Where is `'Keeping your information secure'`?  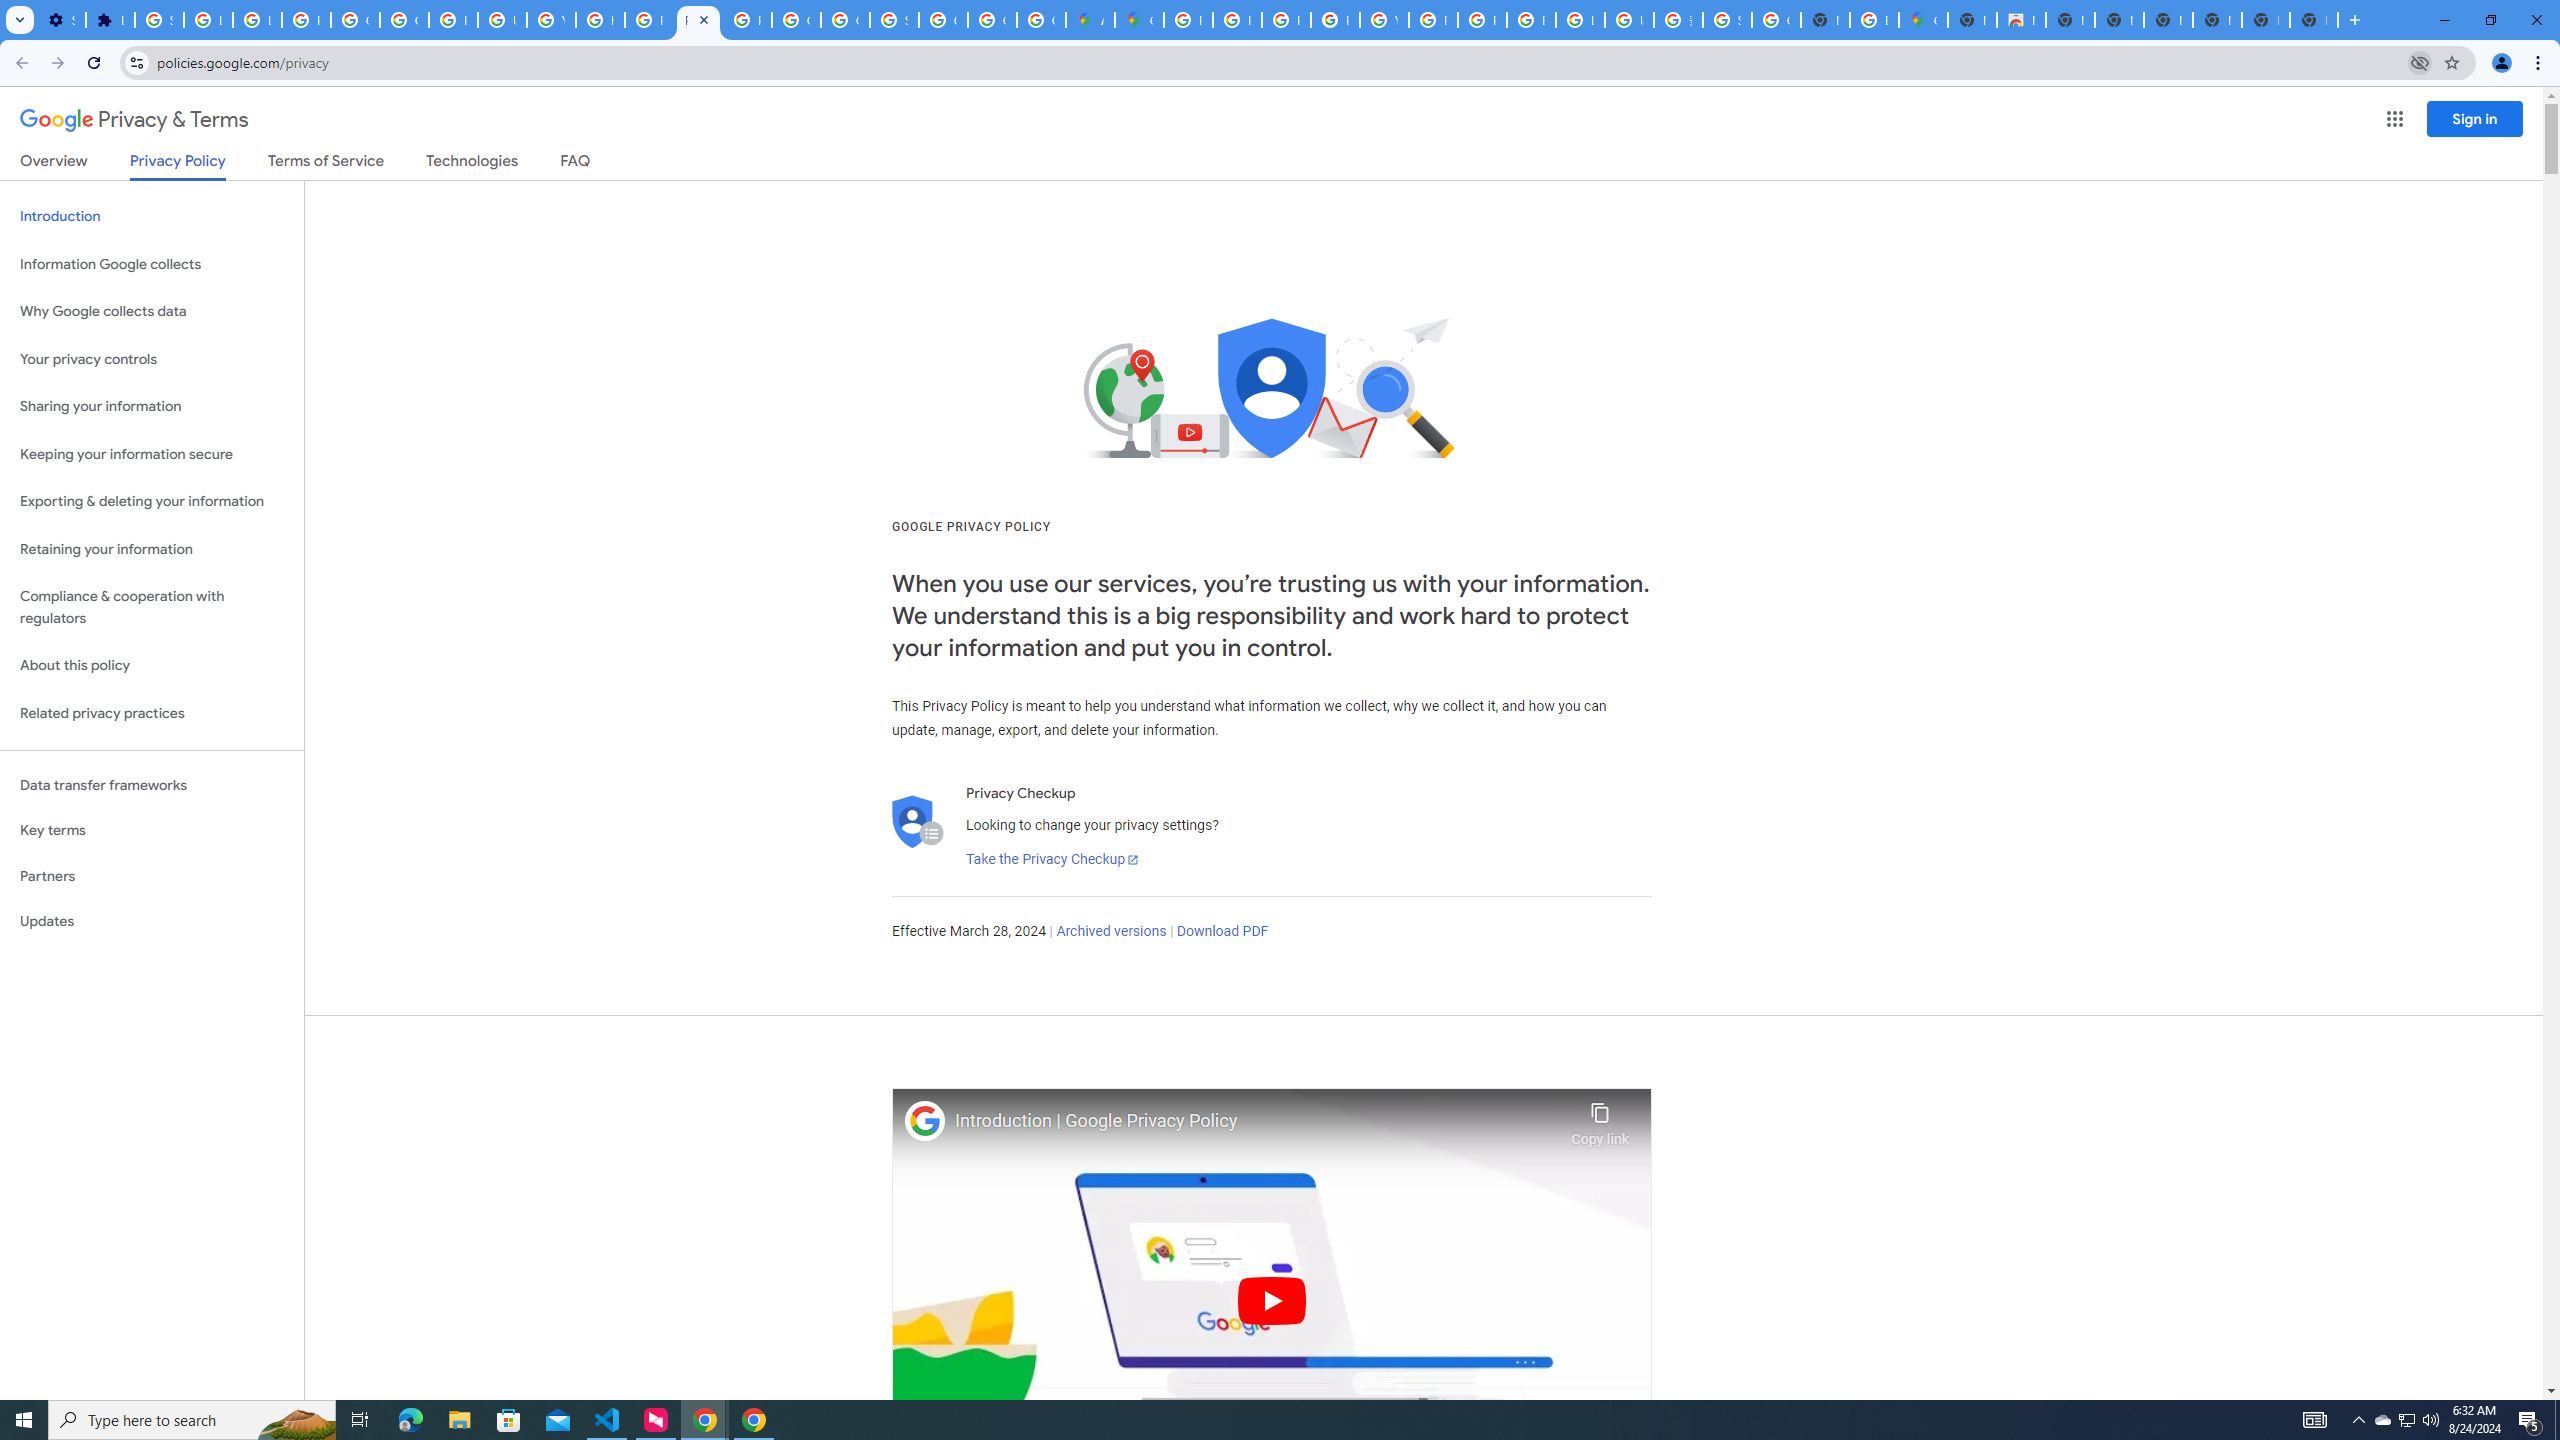
'Keeping your information secure' is located at coordinates (151, 455).